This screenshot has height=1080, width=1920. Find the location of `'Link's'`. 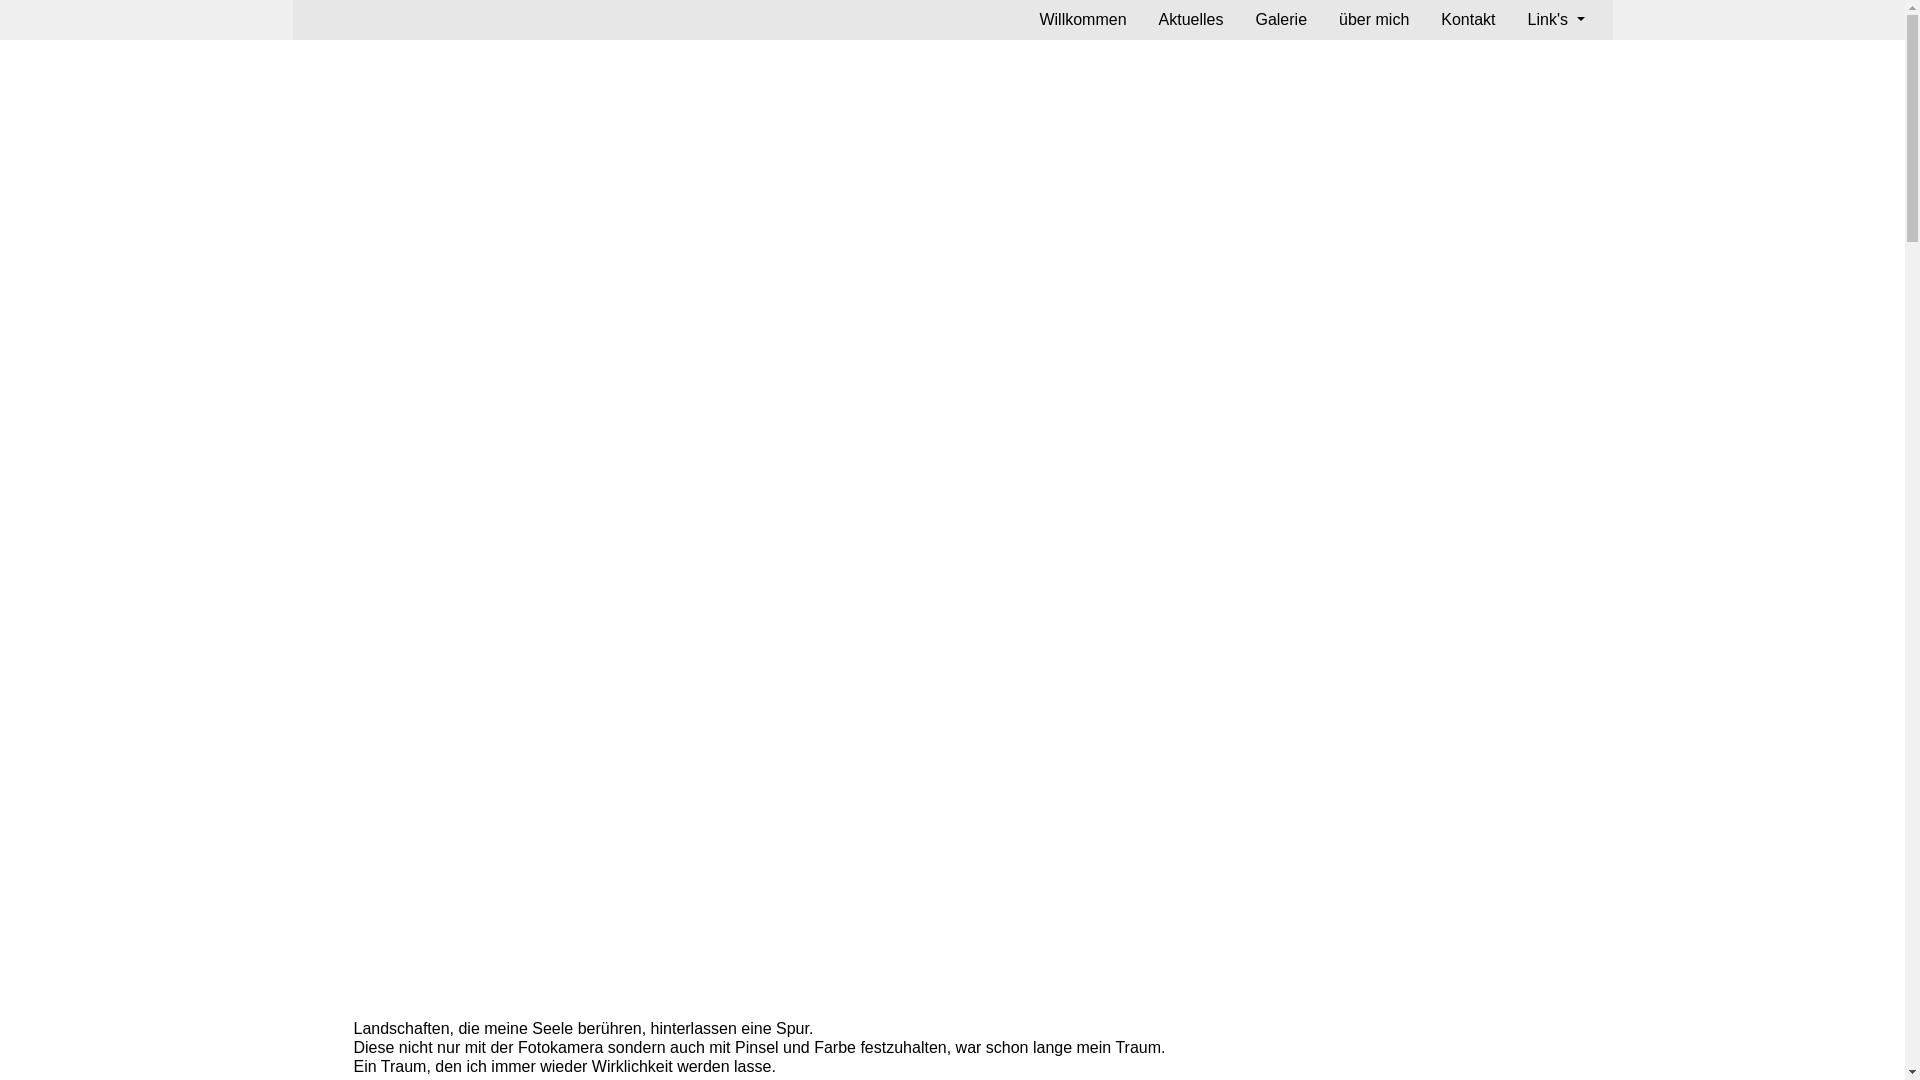

'Link's' is located at coordinates (1555, 19).